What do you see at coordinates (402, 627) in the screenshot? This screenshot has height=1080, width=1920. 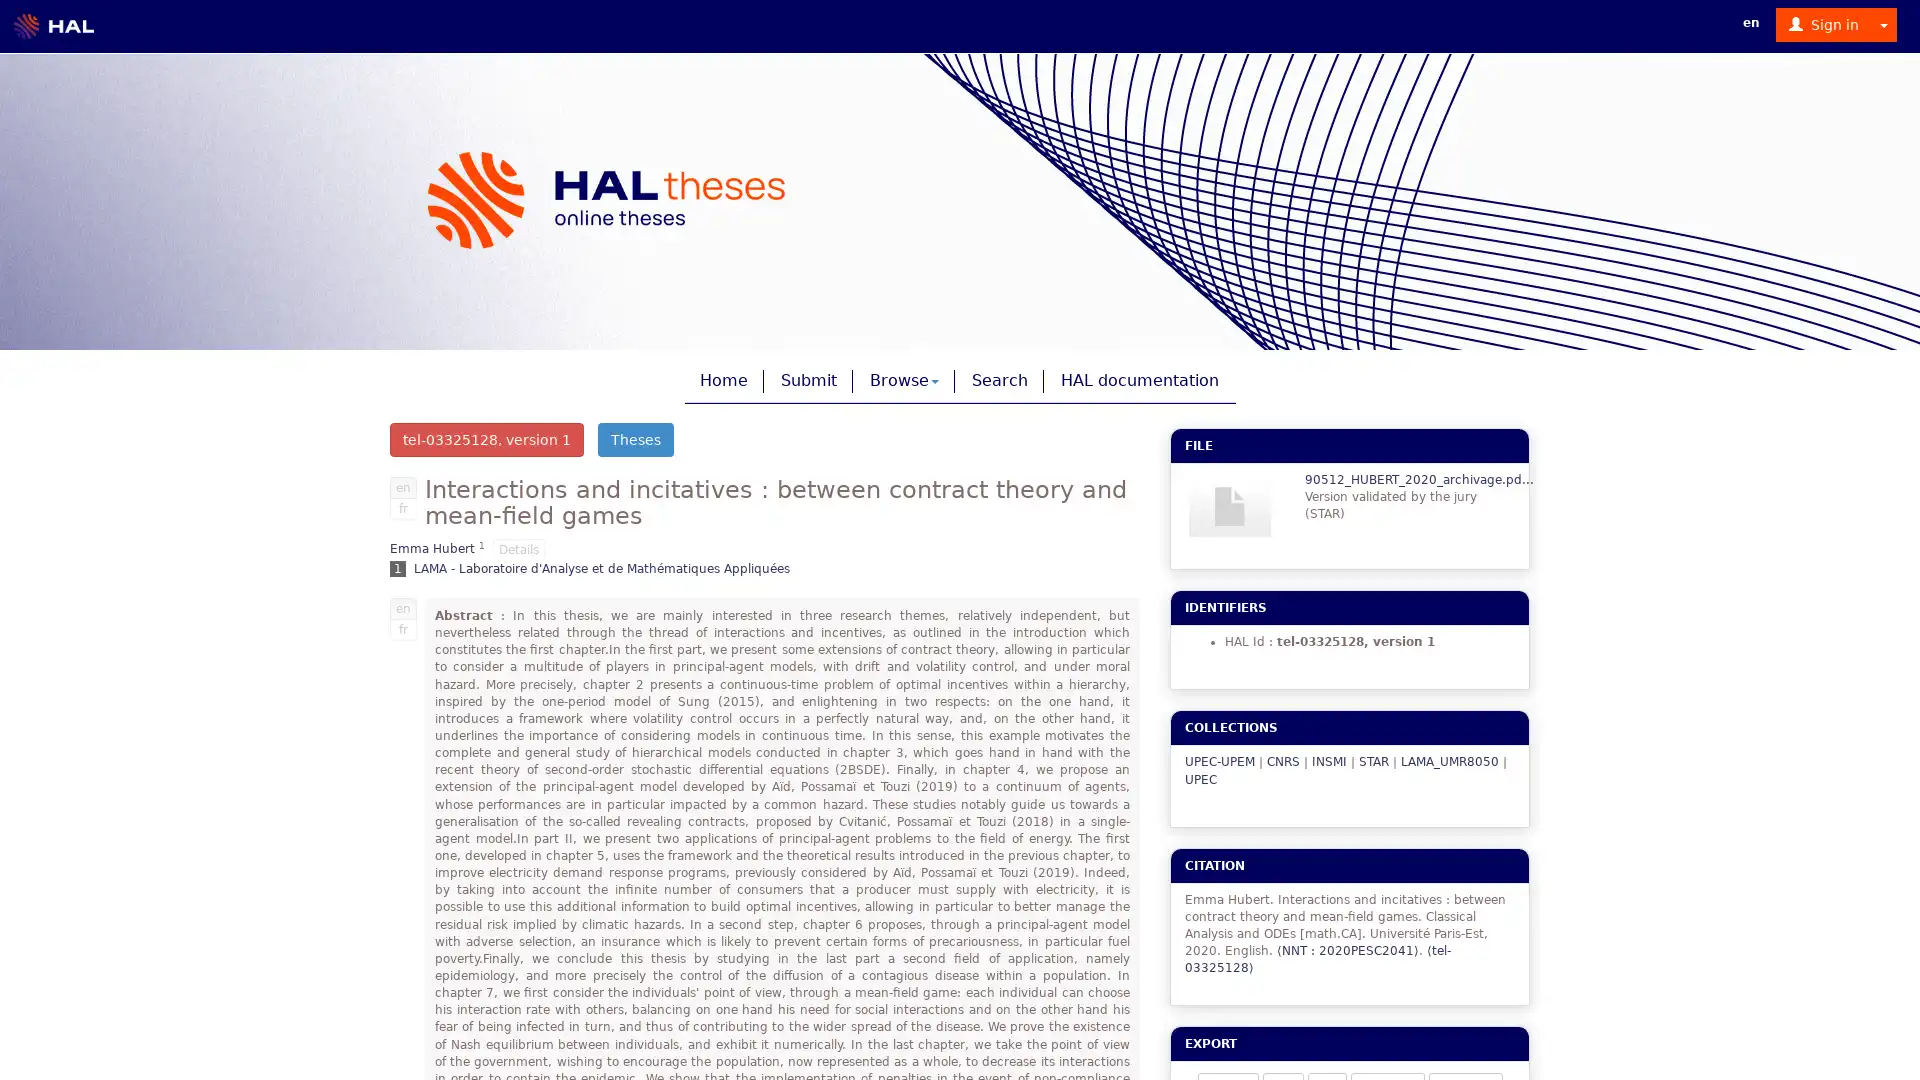 I see `fr` at bounding box center [402, 627].